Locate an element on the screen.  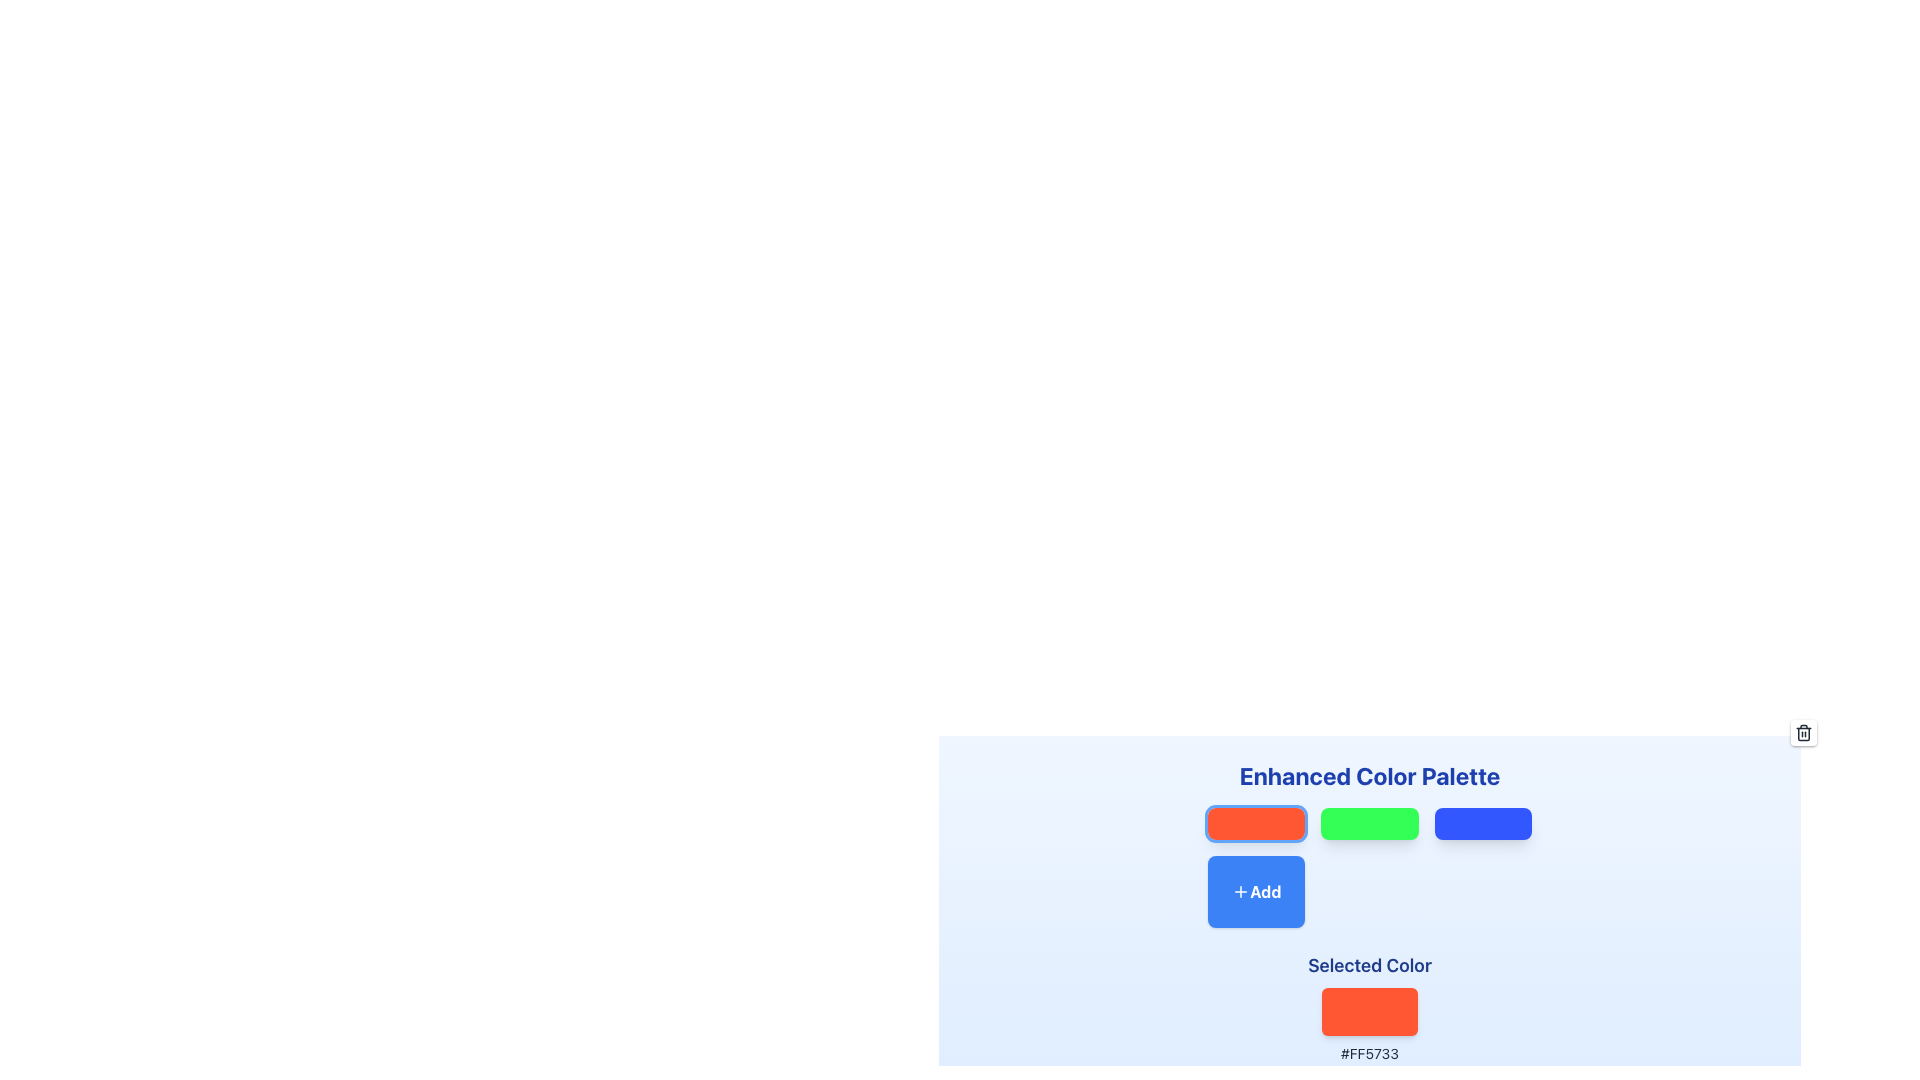
the plus sign icon located at the center of the blue rounded button labeled 'Add' in the 'Enhanced Color Palette' section is located at coordinates (1240, 890).